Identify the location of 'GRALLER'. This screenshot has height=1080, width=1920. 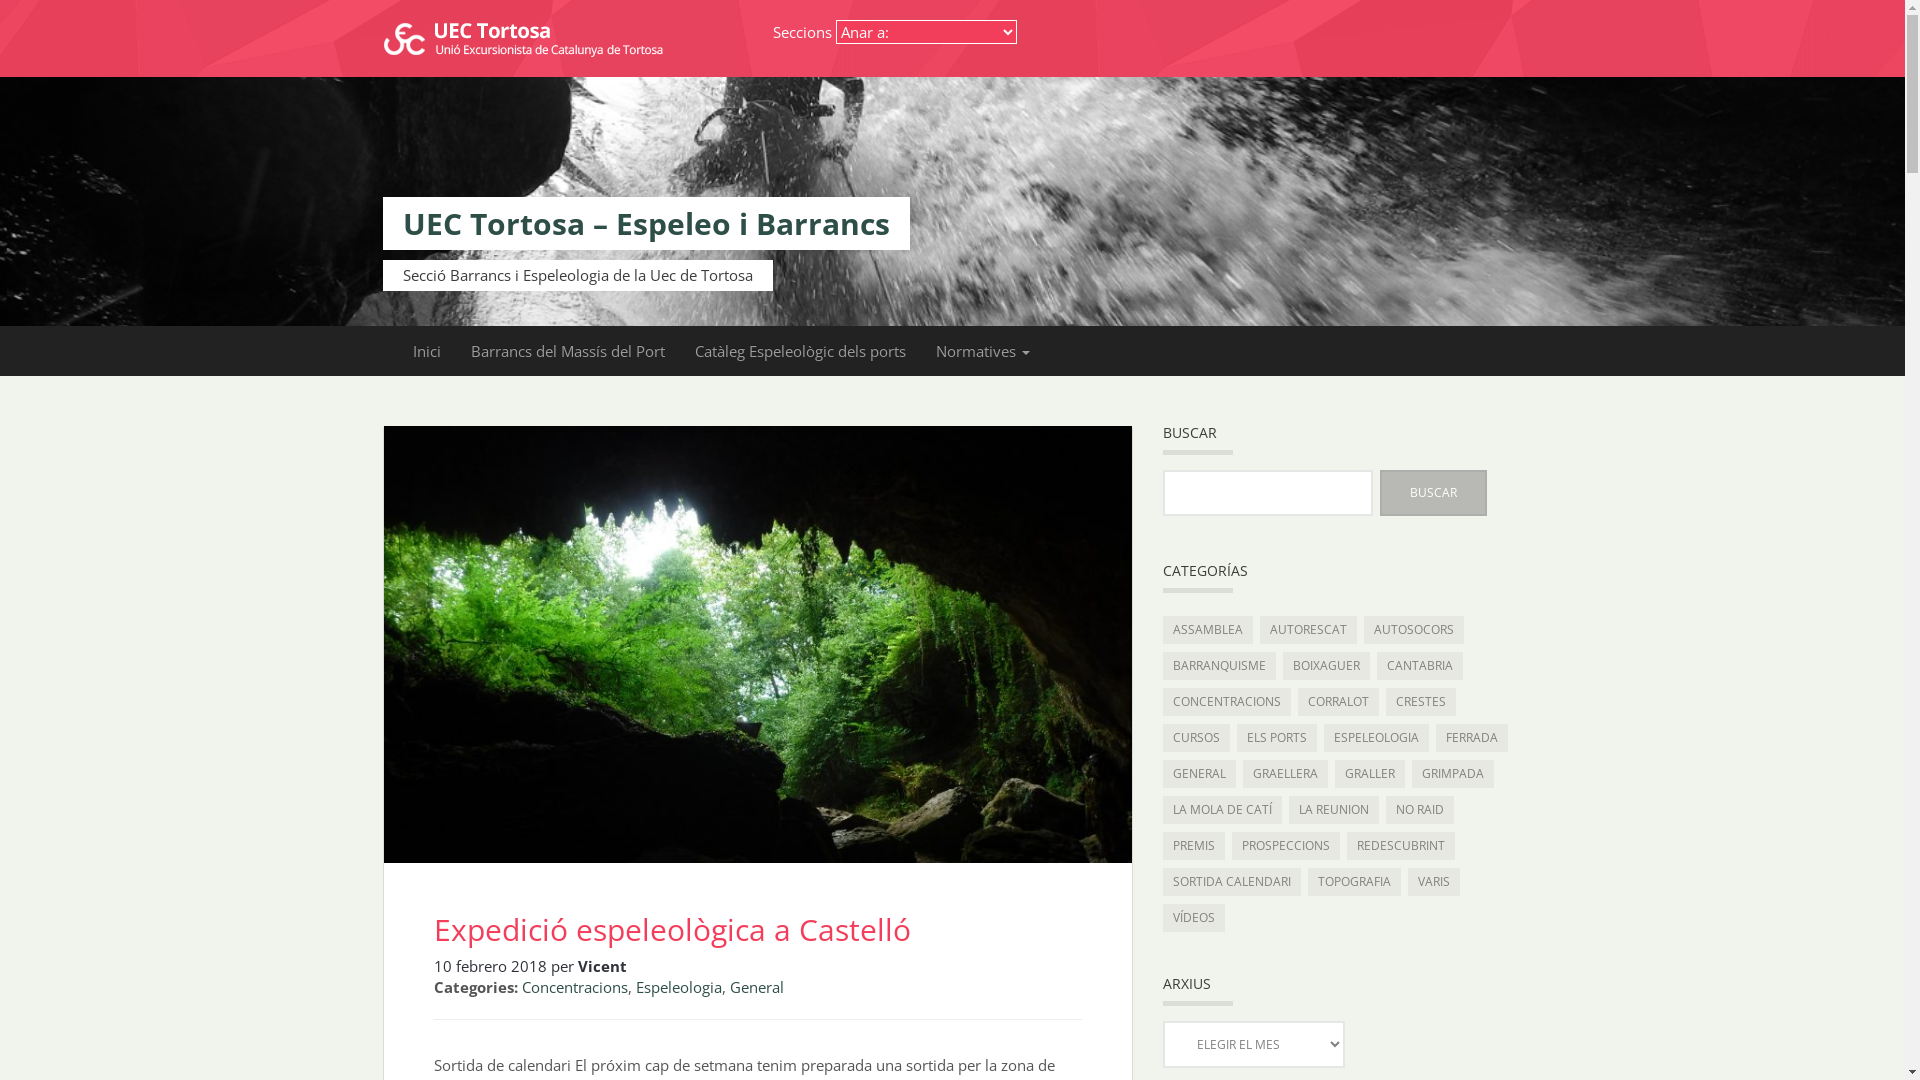
(1367, 773).